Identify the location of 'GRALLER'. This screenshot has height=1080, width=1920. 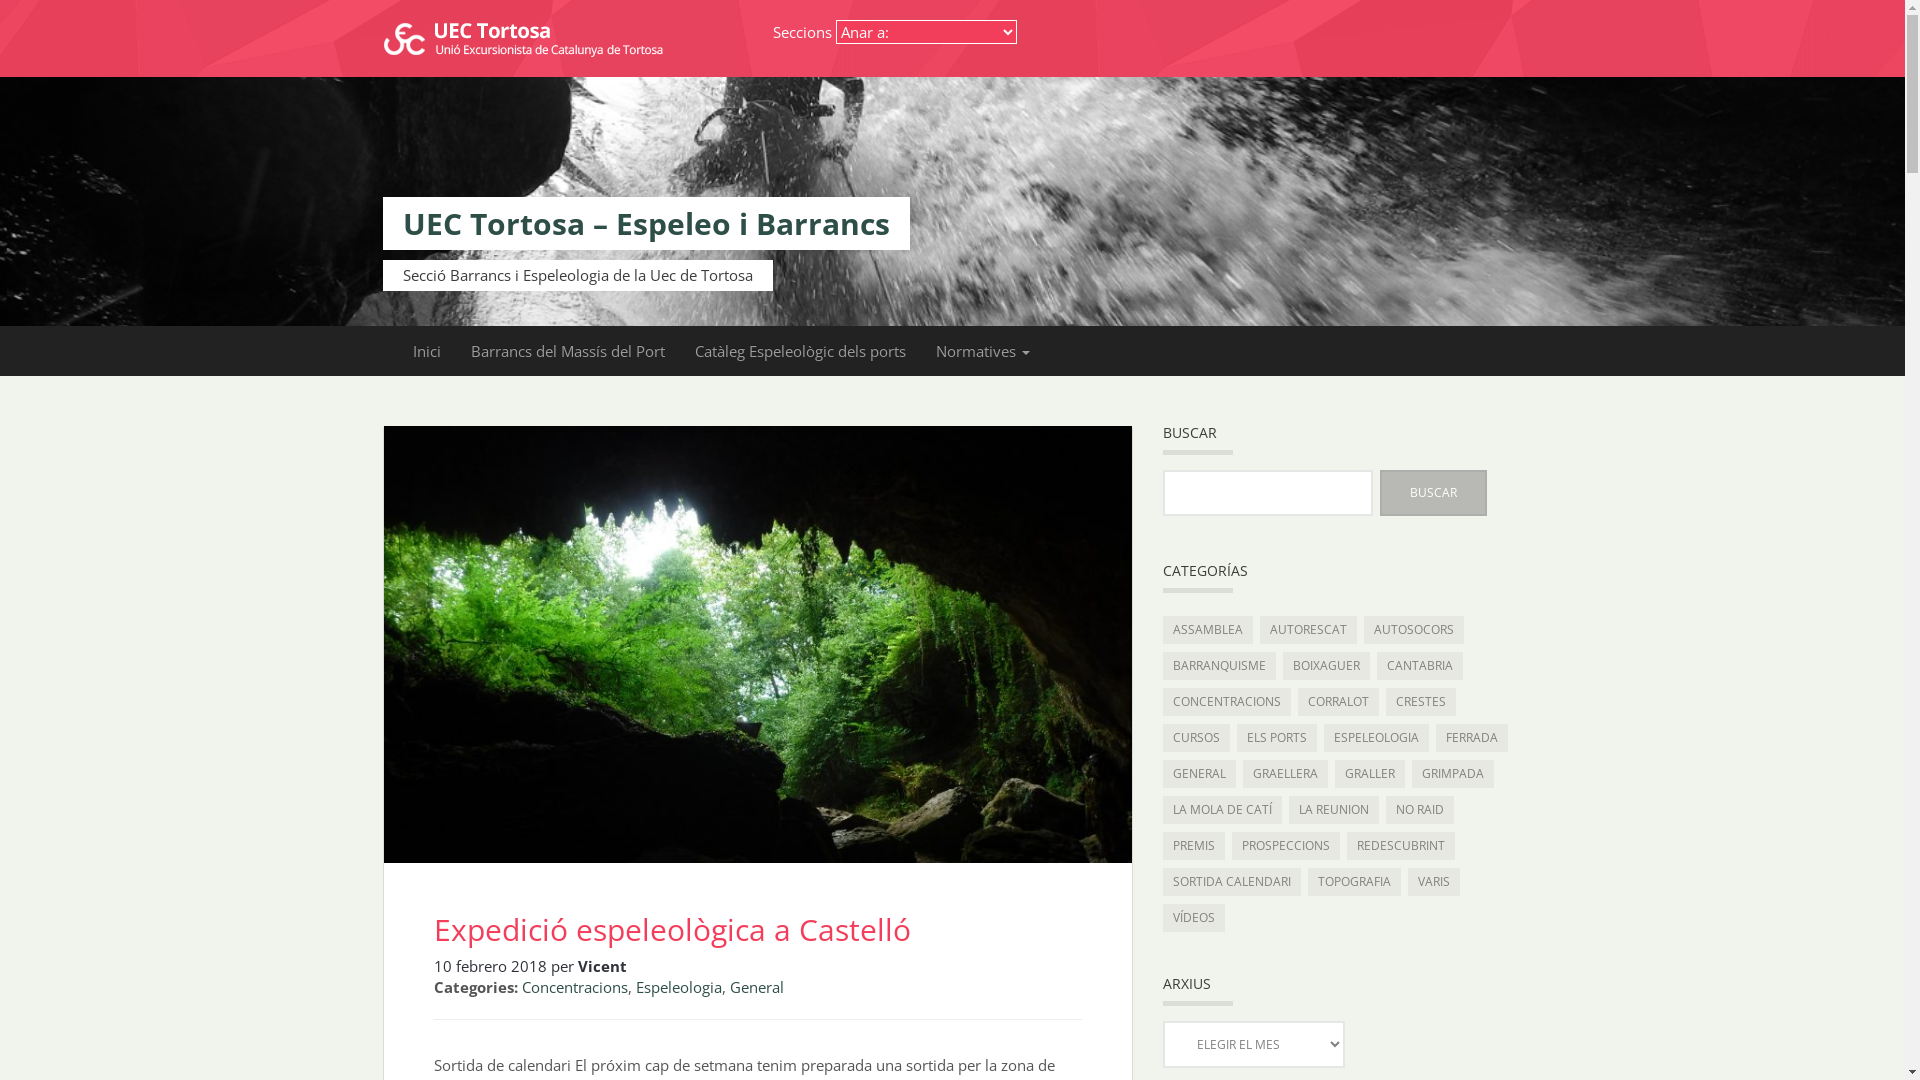
(1367, 773).